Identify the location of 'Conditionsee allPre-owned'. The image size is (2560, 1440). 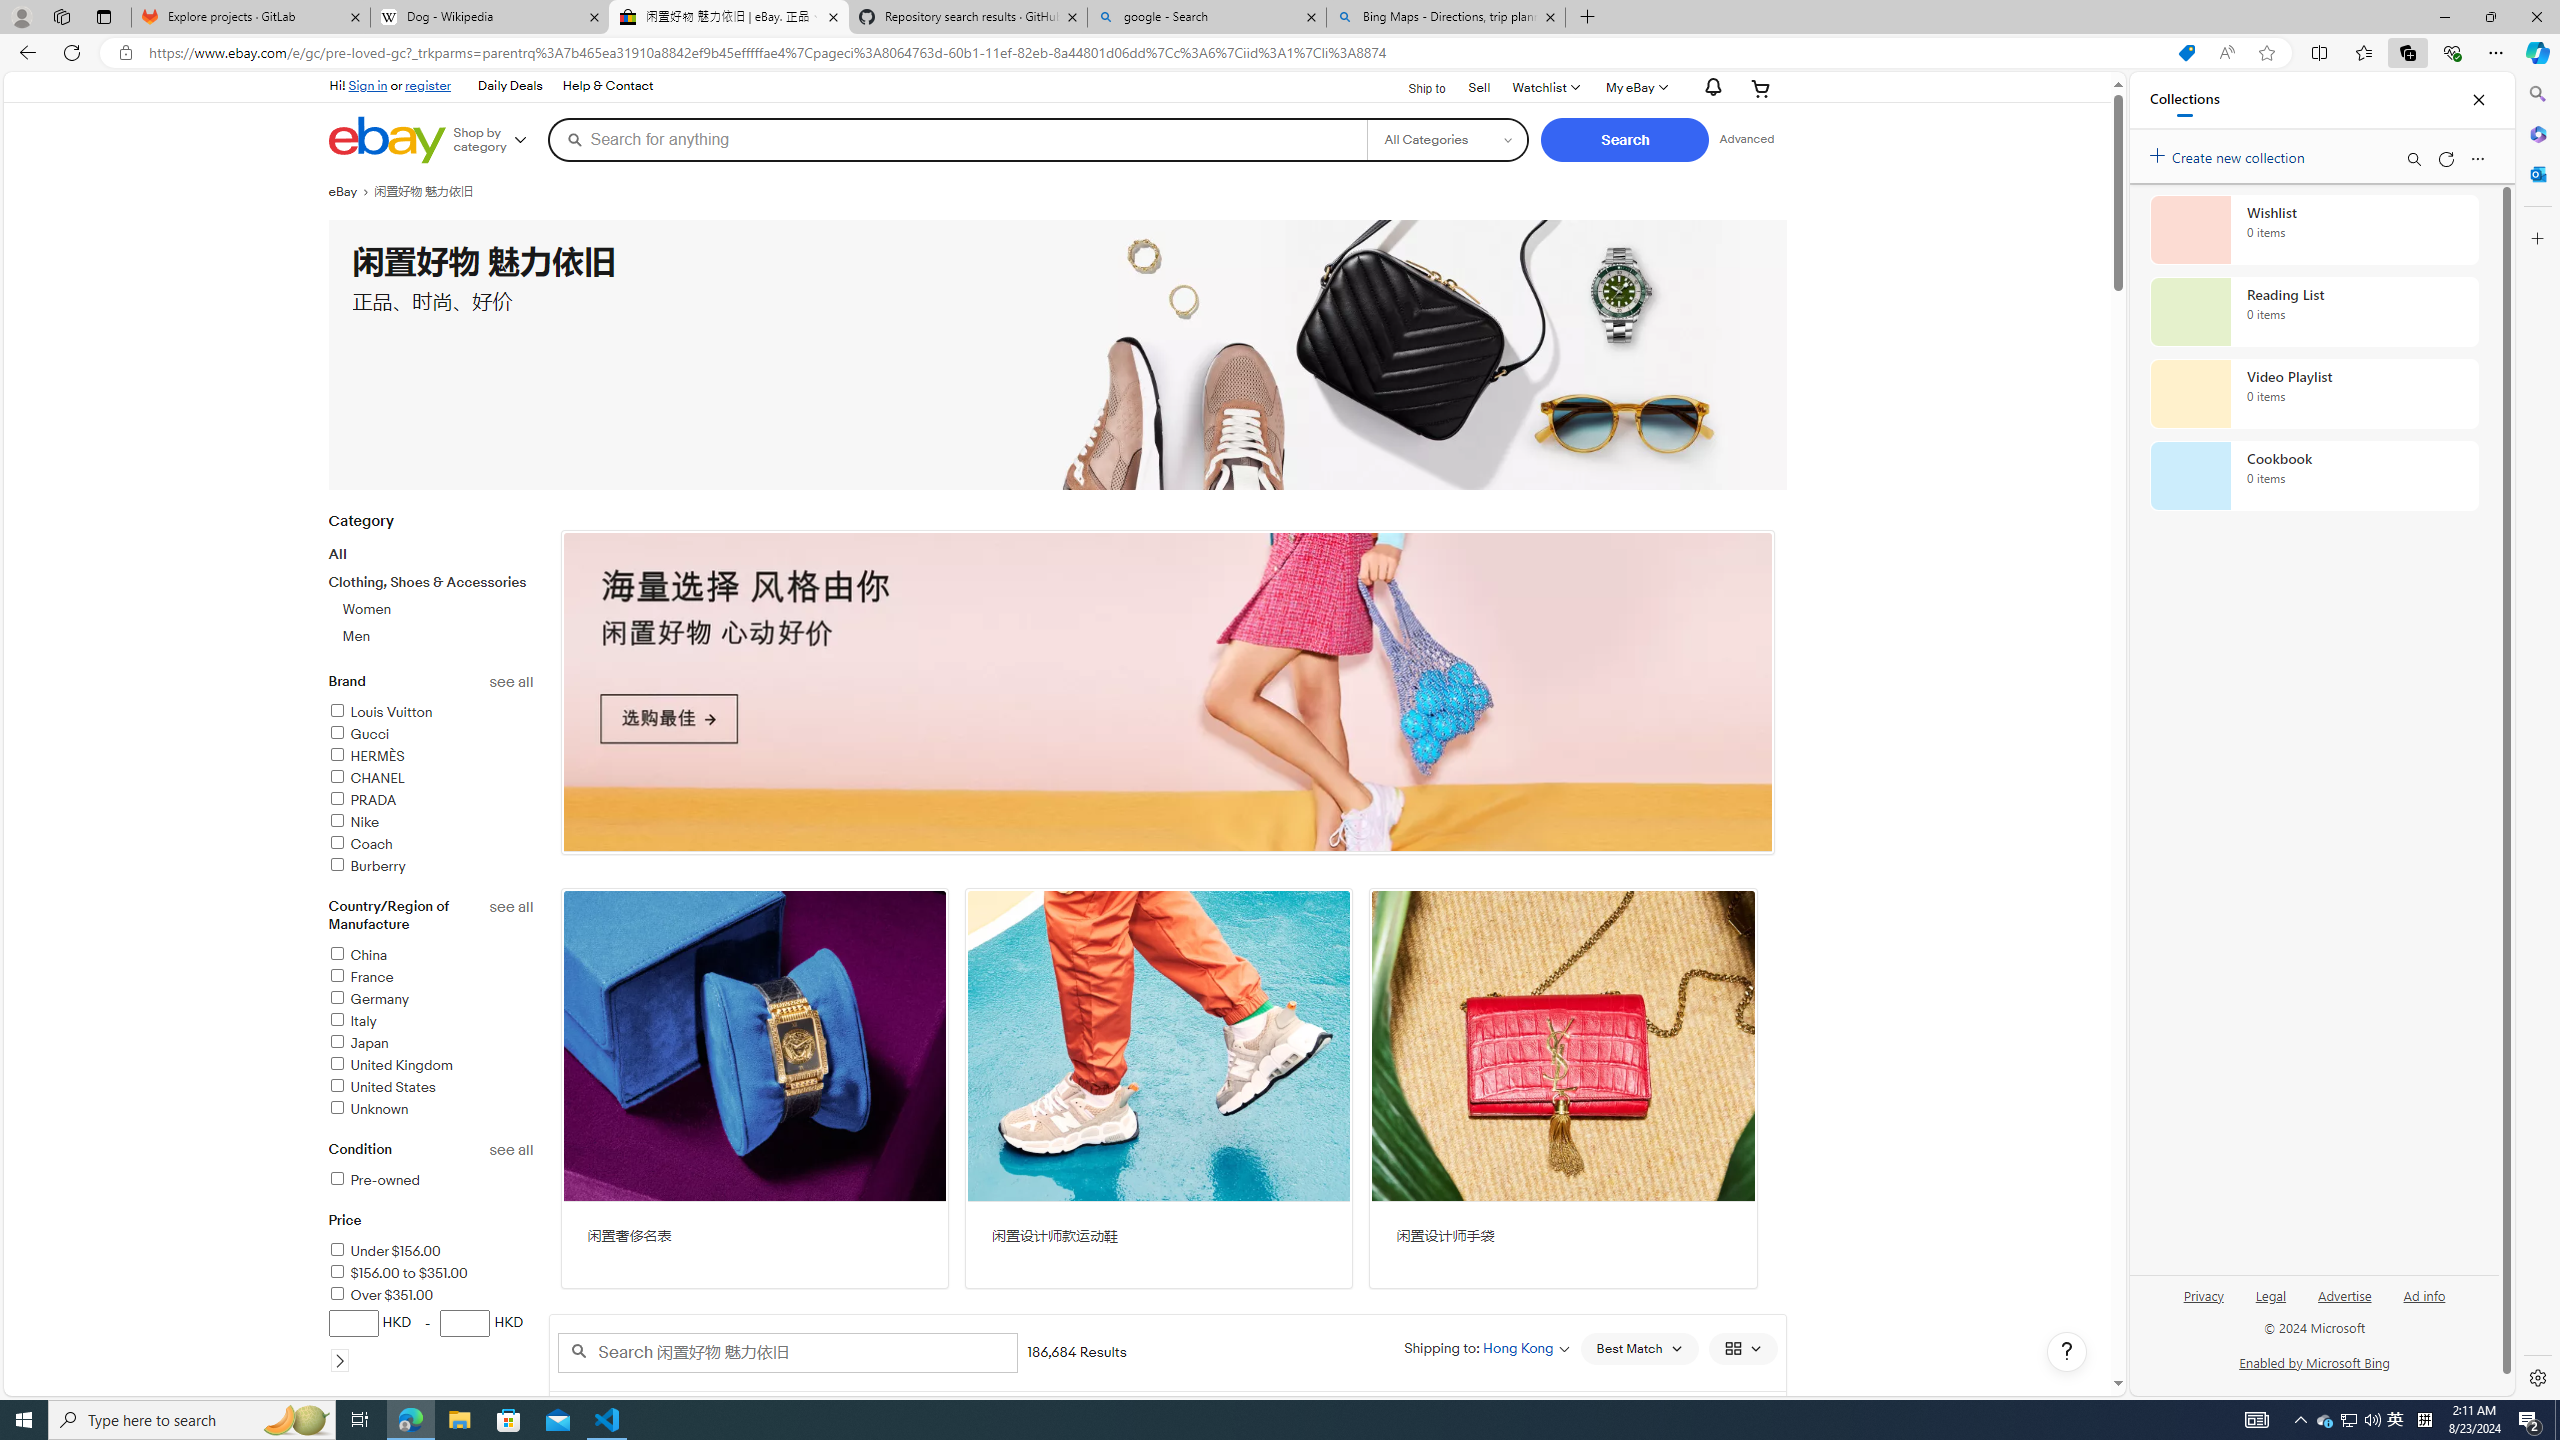
(431, 1175).